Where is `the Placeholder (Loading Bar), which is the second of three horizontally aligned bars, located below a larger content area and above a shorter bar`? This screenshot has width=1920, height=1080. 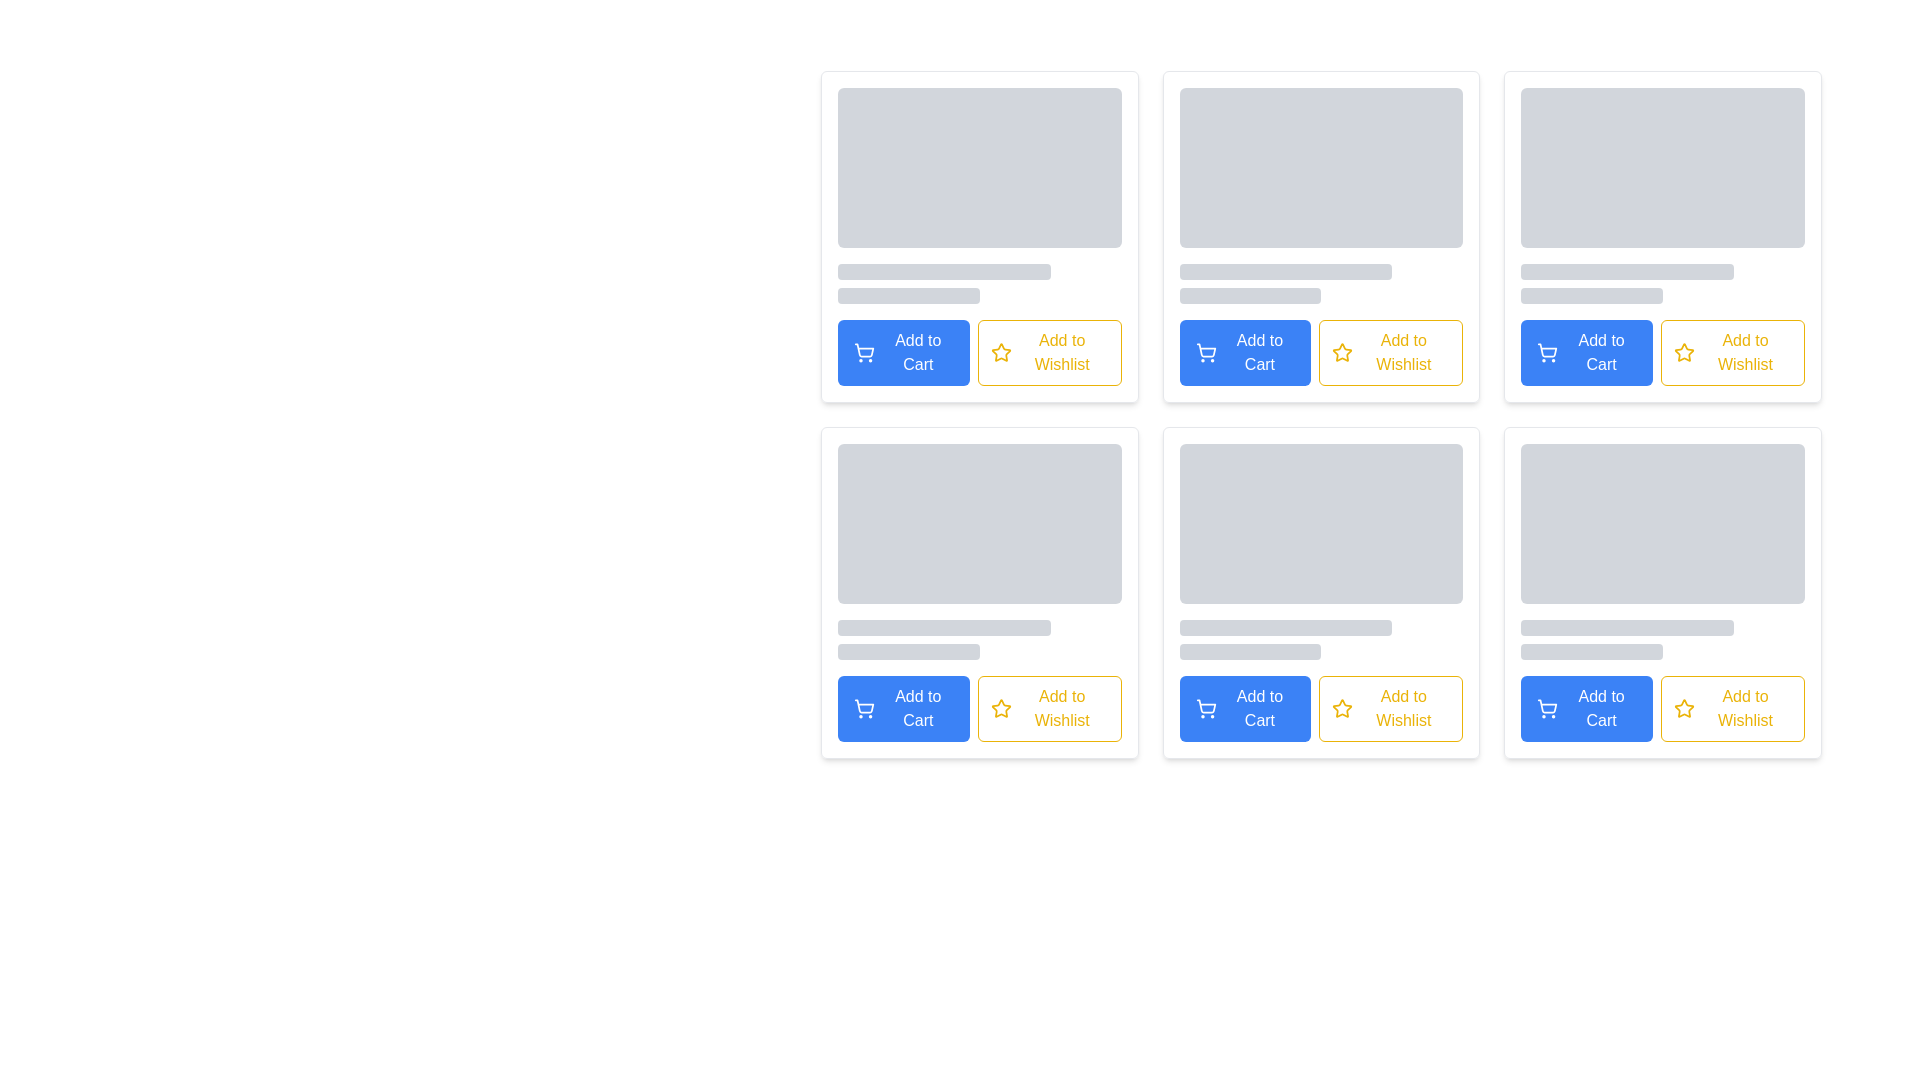
the Placeholder (Loading Bar), which is the second of three horizontally aligned bars, located below a larger content area and above a shorter bar is located at coordinates (1627, 627).